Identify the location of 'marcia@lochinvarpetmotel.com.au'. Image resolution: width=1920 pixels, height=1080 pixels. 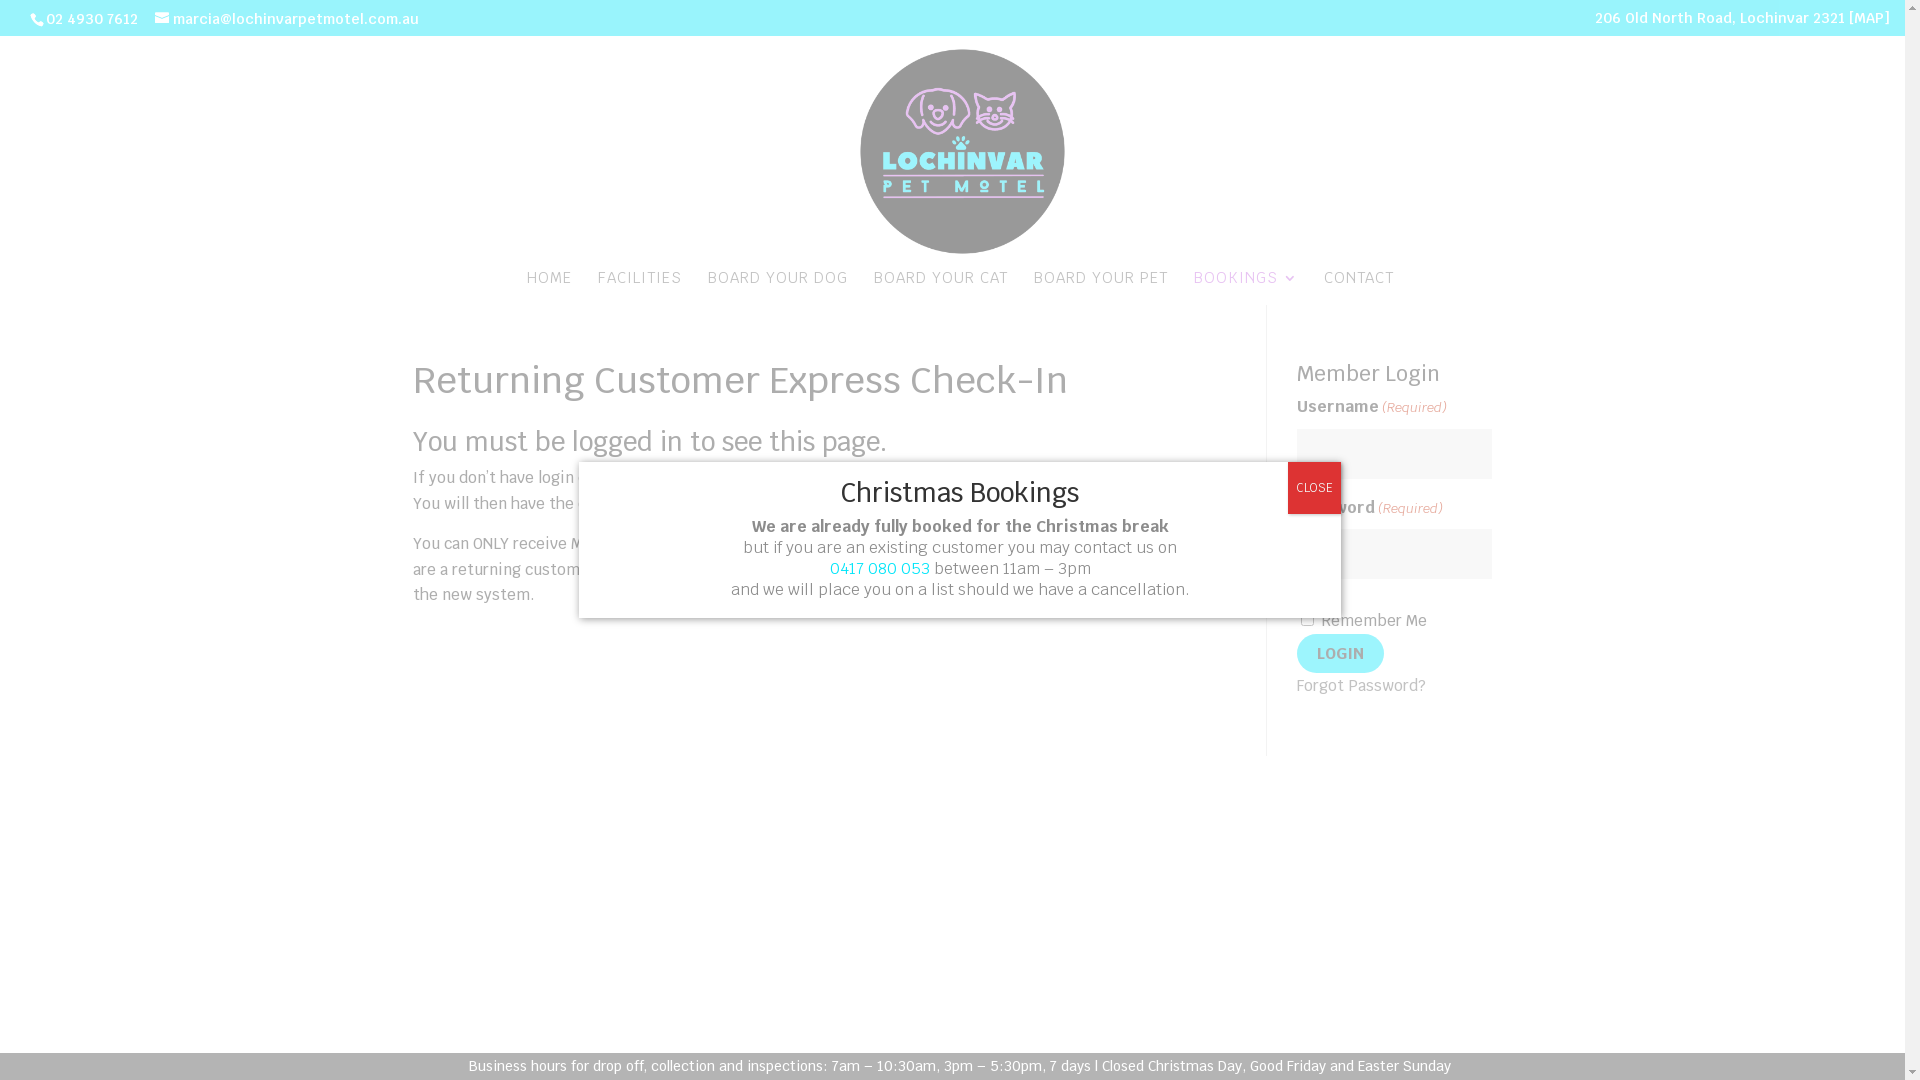
(286, 19).